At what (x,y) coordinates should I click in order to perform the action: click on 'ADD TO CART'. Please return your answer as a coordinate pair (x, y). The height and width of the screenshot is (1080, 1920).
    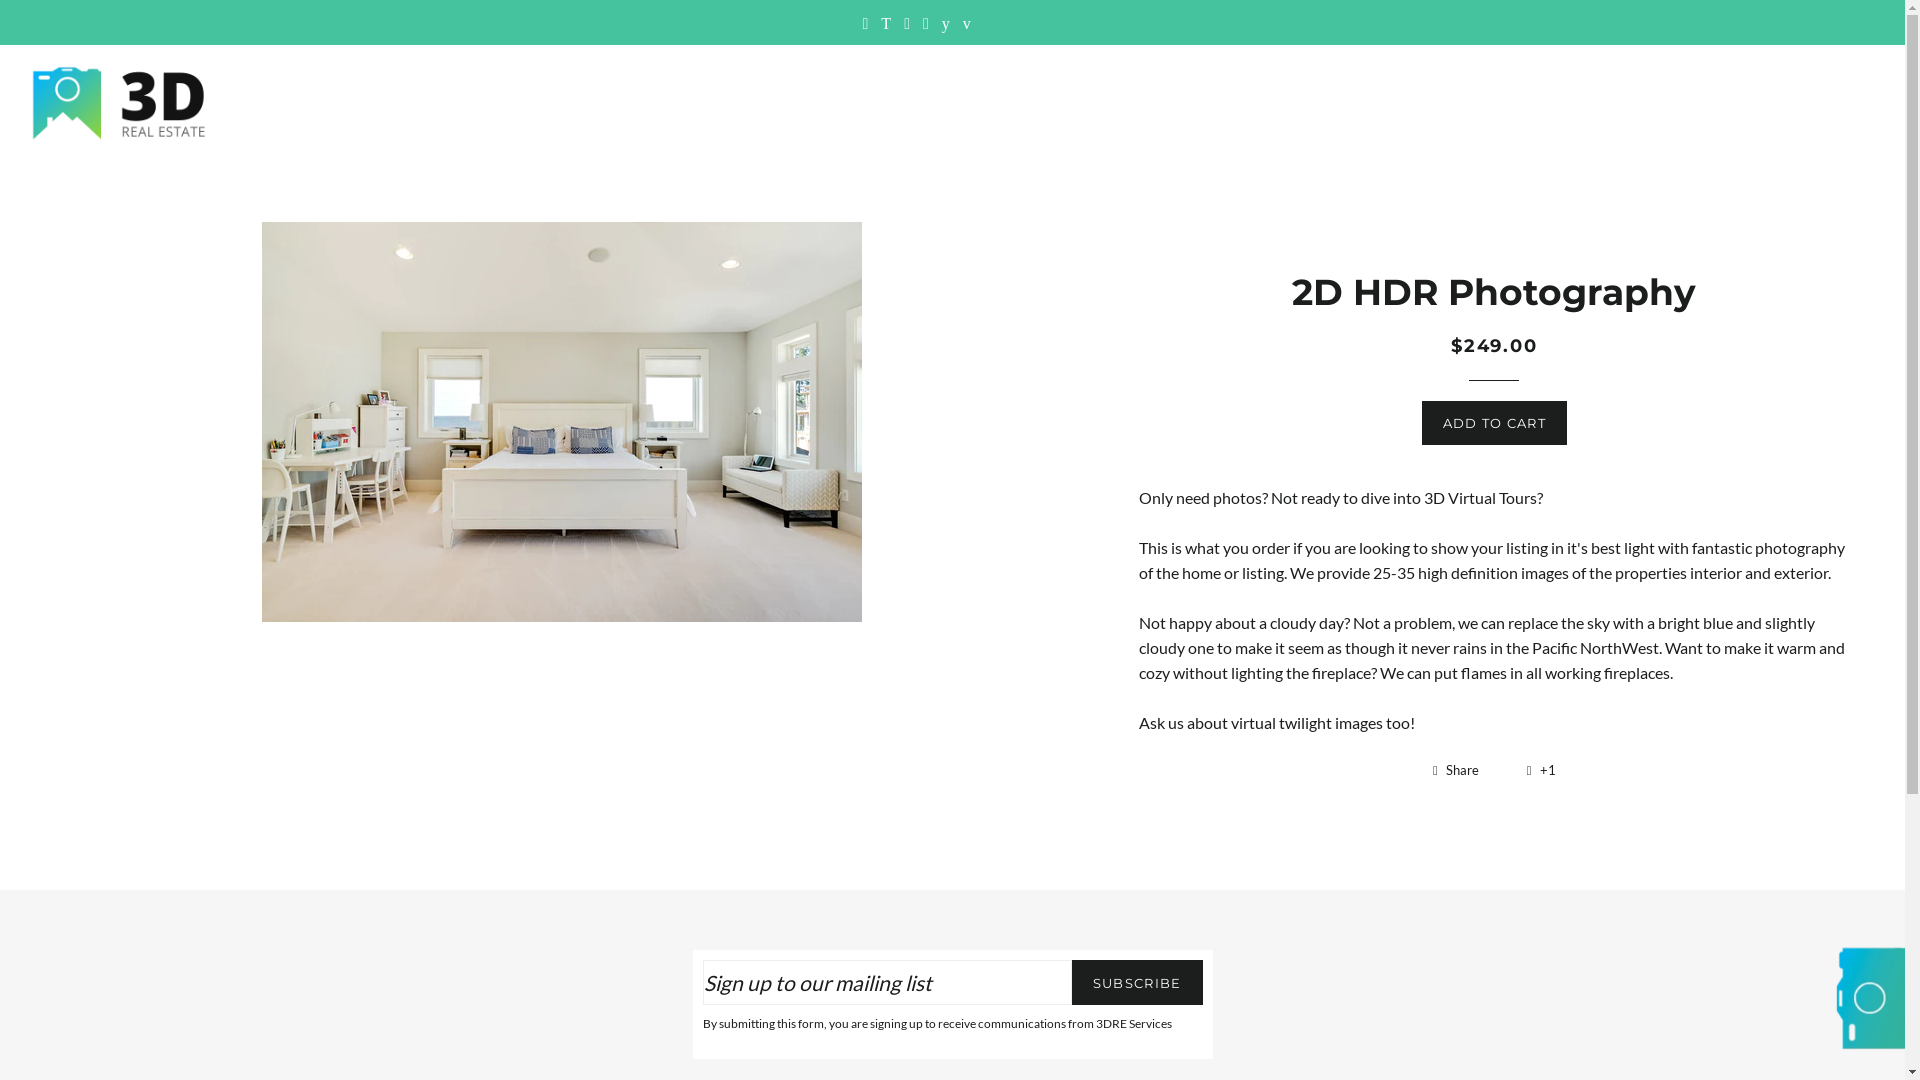
    Looking at the image, I should click on (1494, 422).